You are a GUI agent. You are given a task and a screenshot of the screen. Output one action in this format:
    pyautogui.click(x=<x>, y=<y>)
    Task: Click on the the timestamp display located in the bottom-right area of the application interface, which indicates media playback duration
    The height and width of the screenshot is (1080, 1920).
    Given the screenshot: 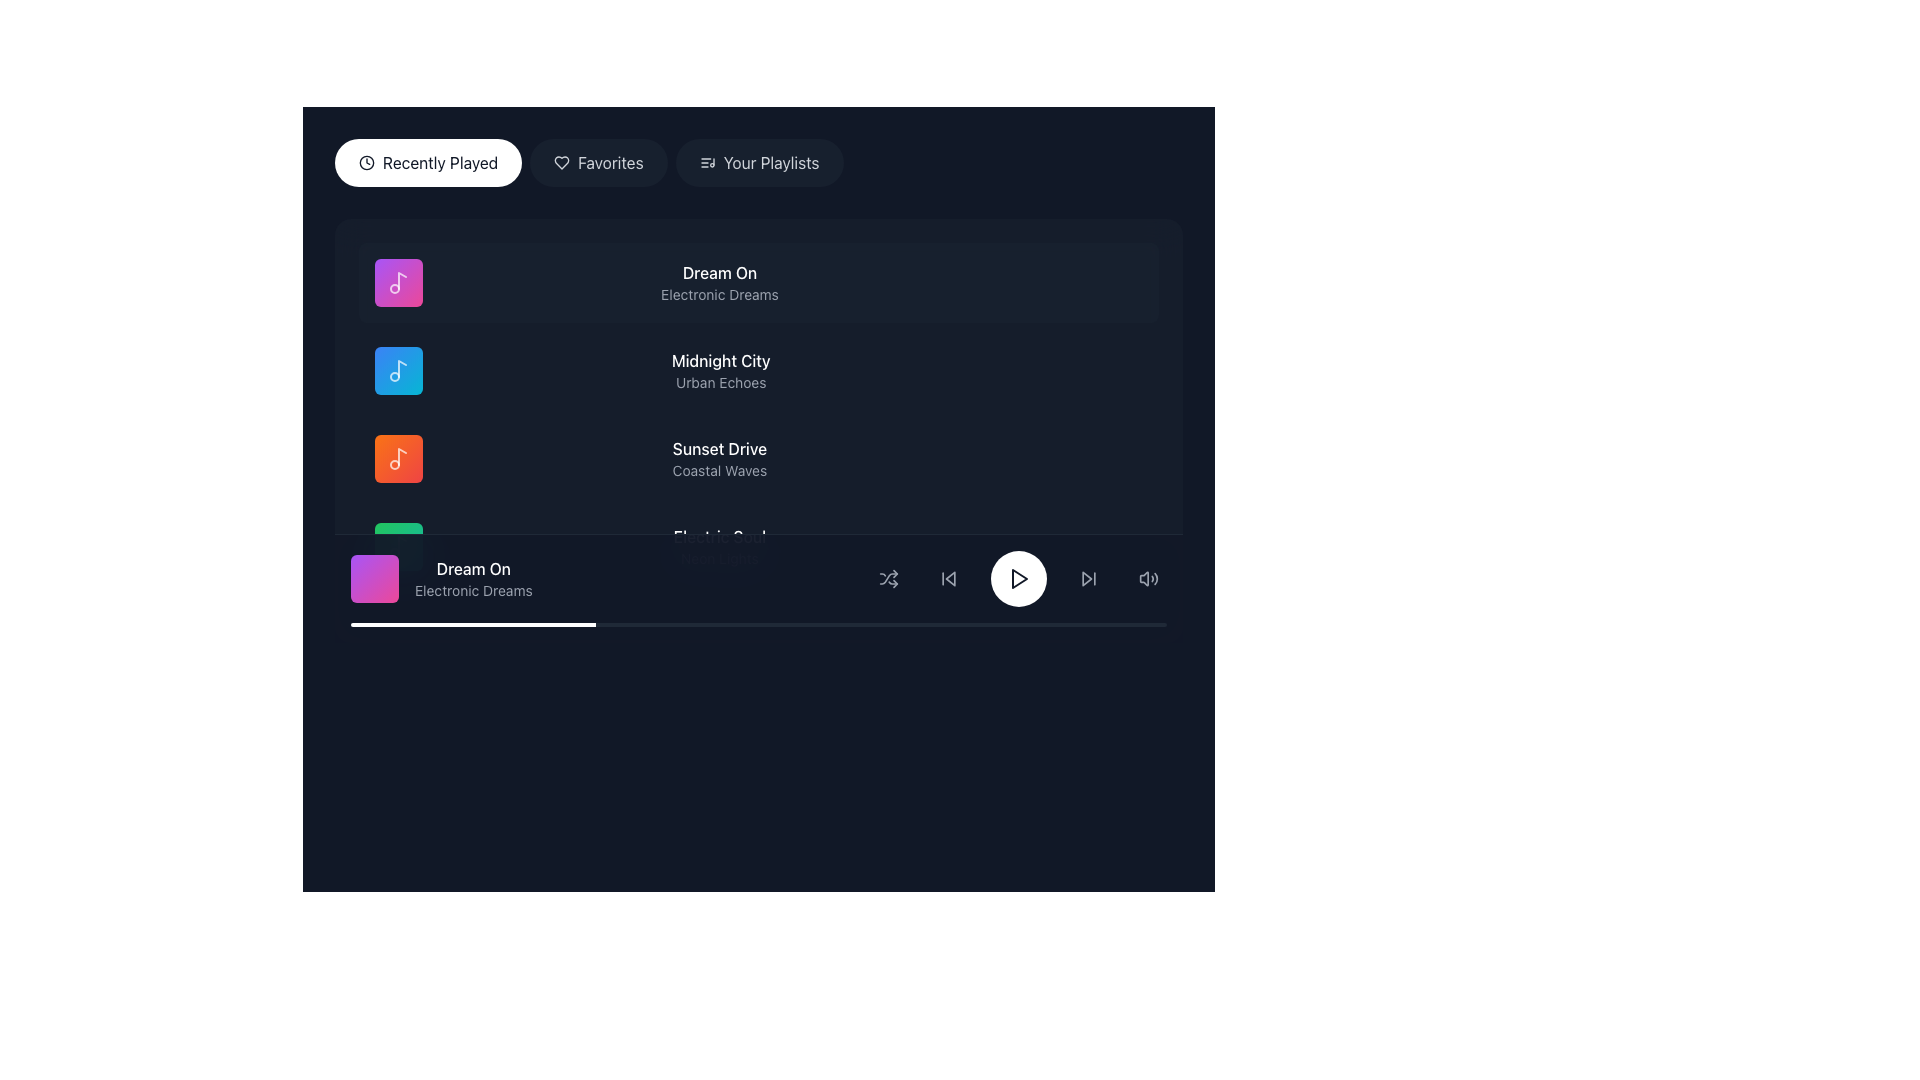 What is the action you would take?
    pyautogui.click(x=1079, y=547)
    